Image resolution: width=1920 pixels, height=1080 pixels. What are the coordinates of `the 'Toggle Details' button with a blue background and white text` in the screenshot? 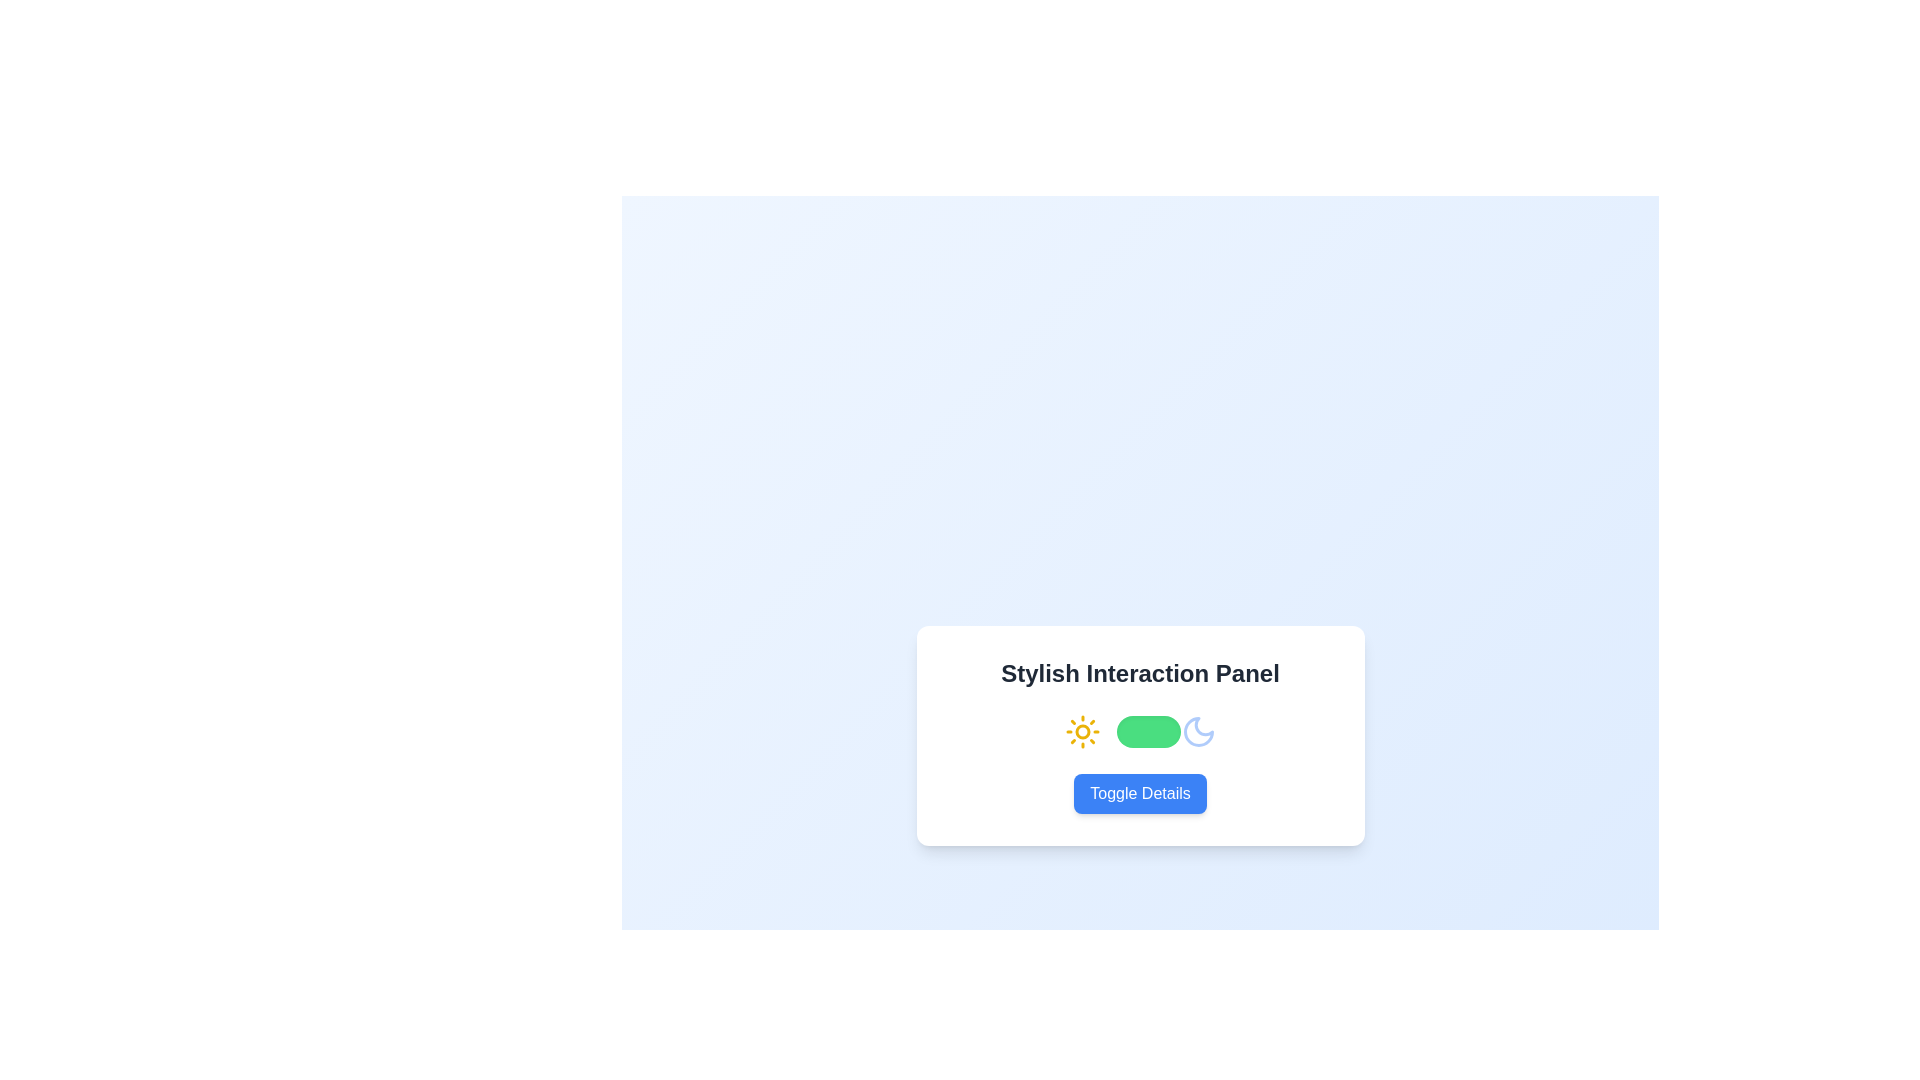 It's located at (1140, 793).